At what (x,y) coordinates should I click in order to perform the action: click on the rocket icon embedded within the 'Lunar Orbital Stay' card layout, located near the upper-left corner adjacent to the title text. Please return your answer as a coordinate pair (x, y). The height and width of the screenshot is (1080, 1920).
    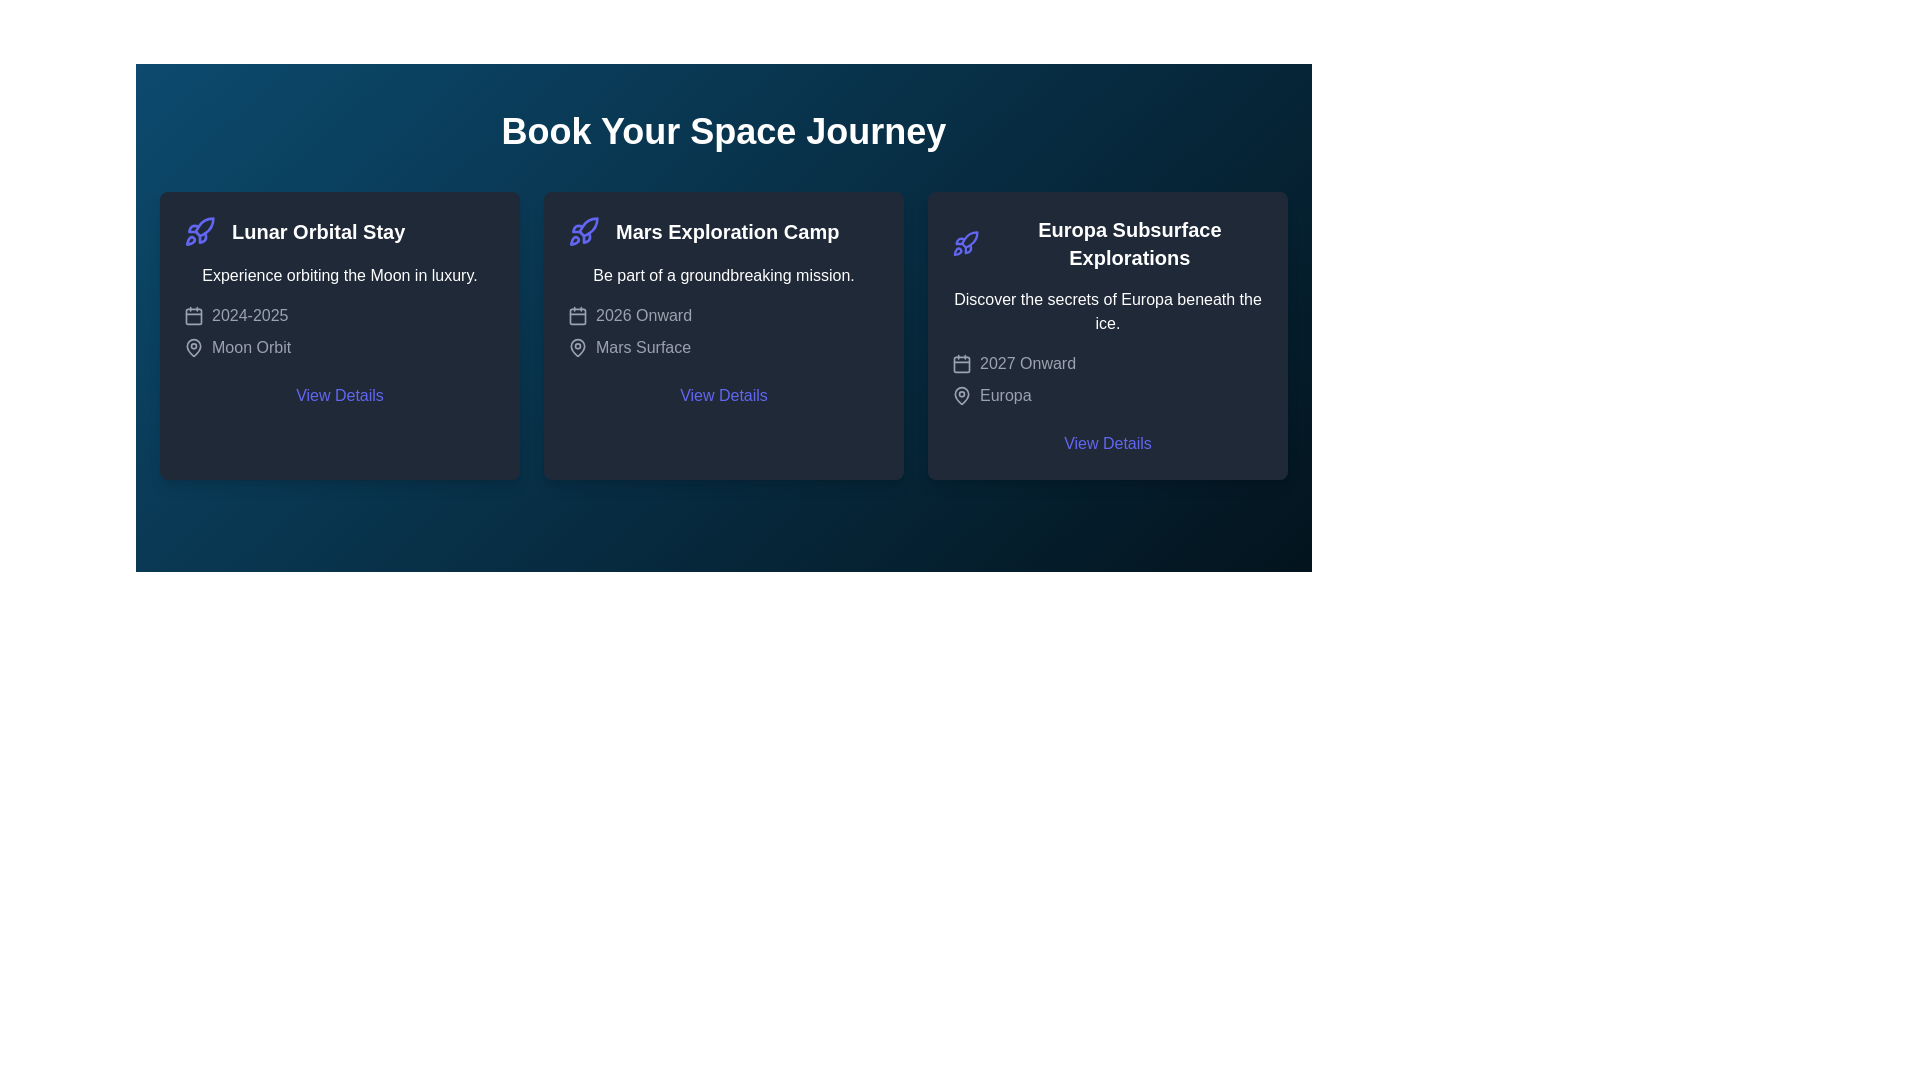
    Looking at the image, I should click on (204, 226).